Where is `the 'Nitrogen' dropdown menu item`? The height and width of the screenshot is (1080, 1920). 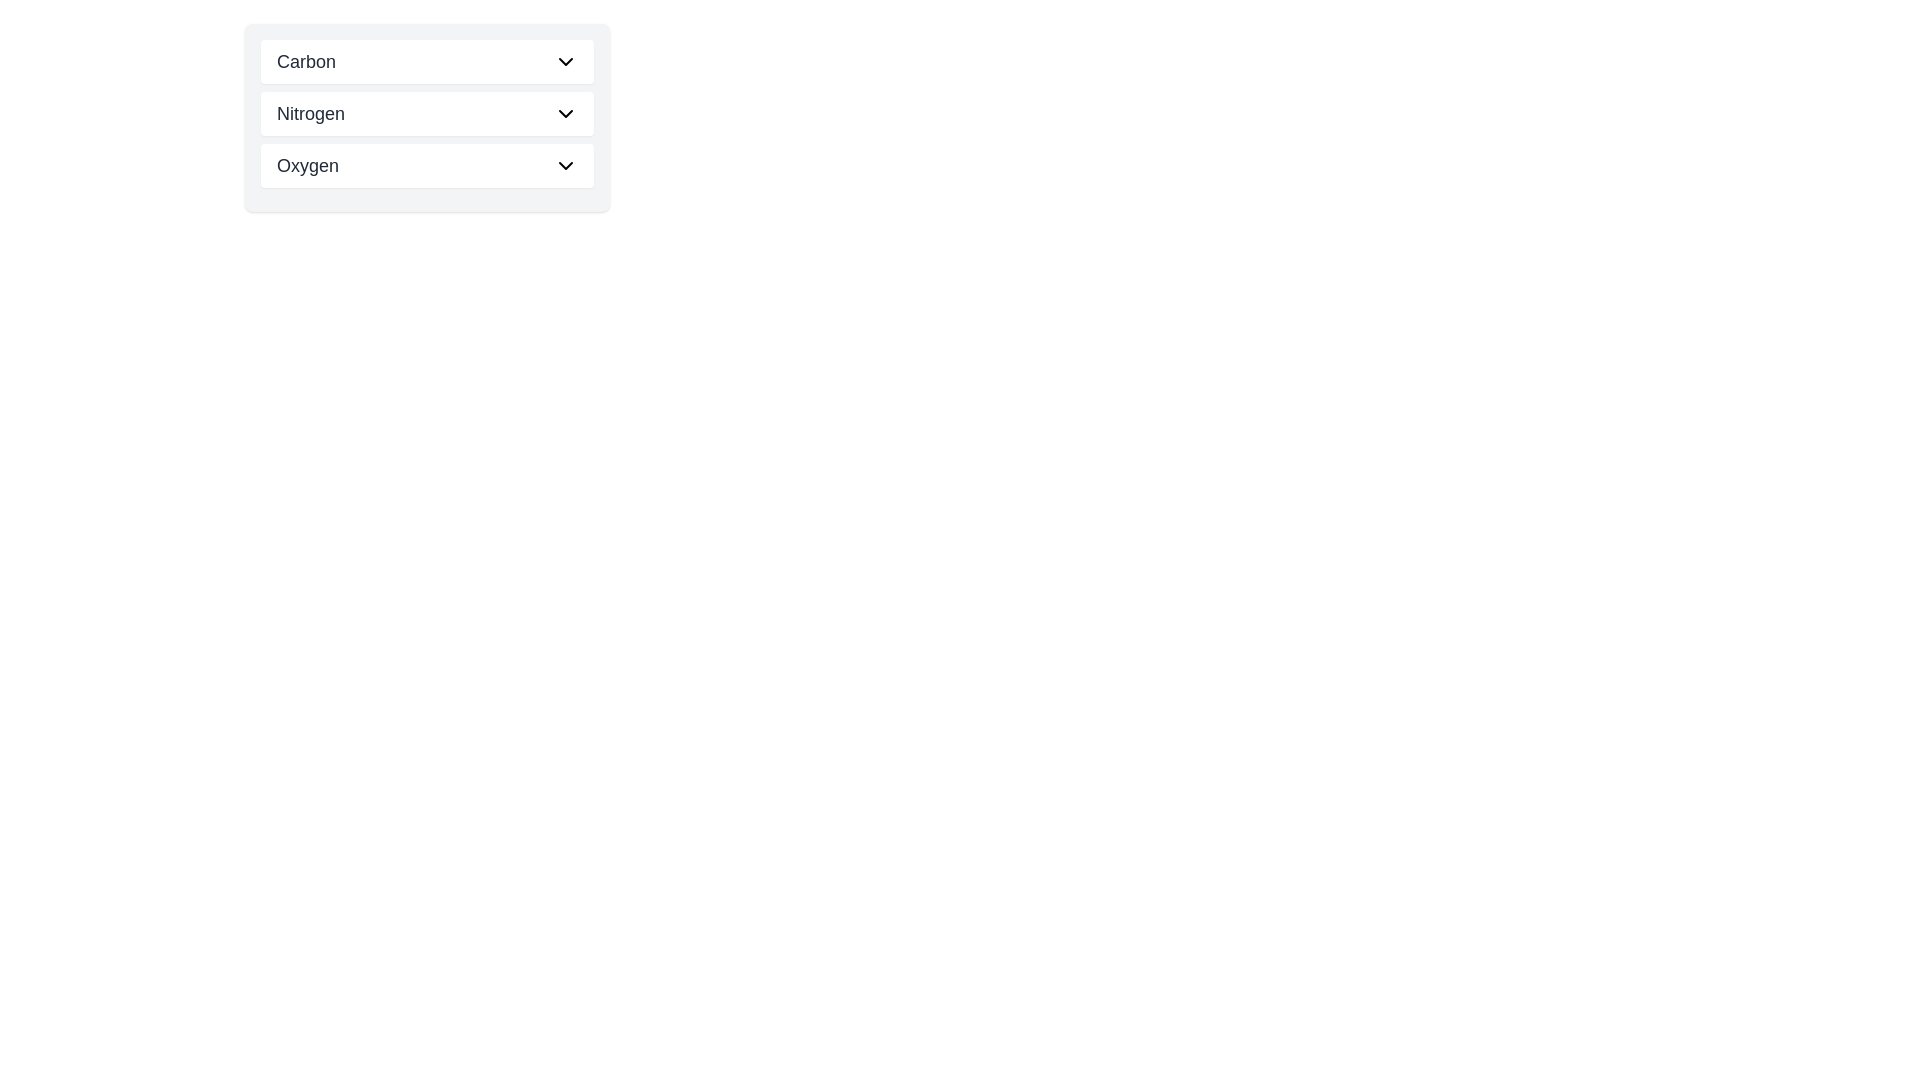 the 'Nitrogen' dropdown menu item is located at coordinates (426, 118).